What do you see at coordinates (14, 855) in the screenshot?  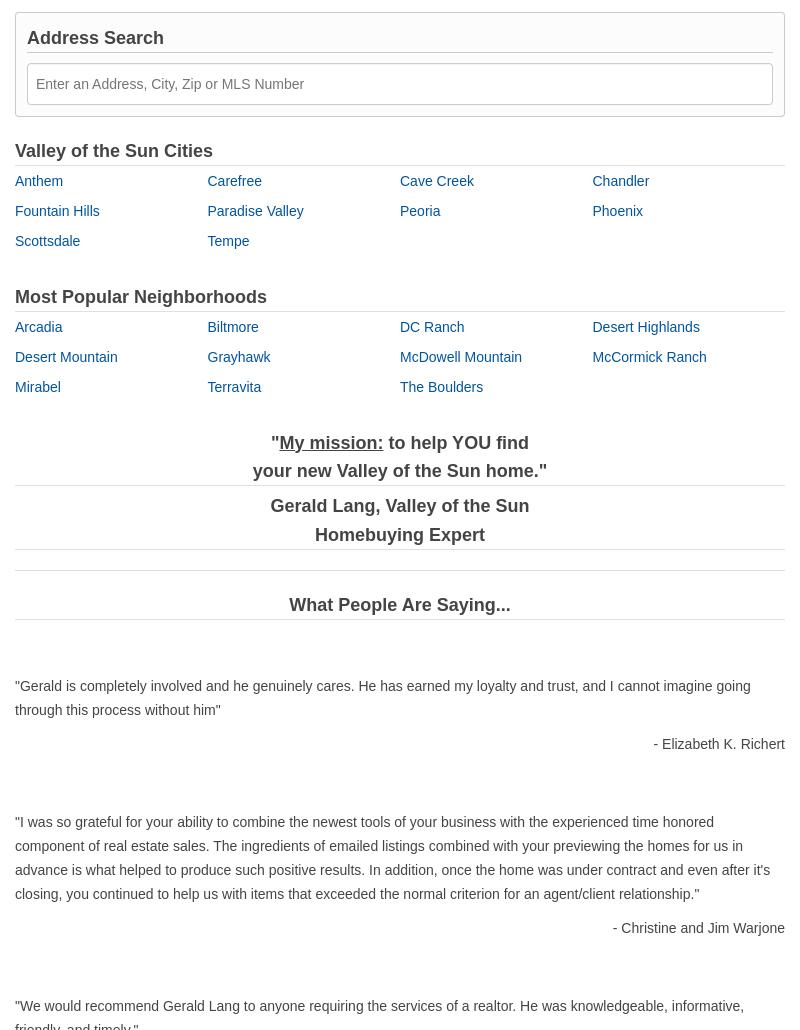 I see `'"I was so grateful for your ability to combine the newest tools of your business with the experienced time honored component of real estate sales. The ingredients of emailed listings combined with your previewing the homes for us in advance is what helped to produce such positive results. In addition, once the home was under contract and even after it's closing, you continued to help us with items that exceeded the normal criterion for an agent/client relationship."'` at bounding box center [14, 855].